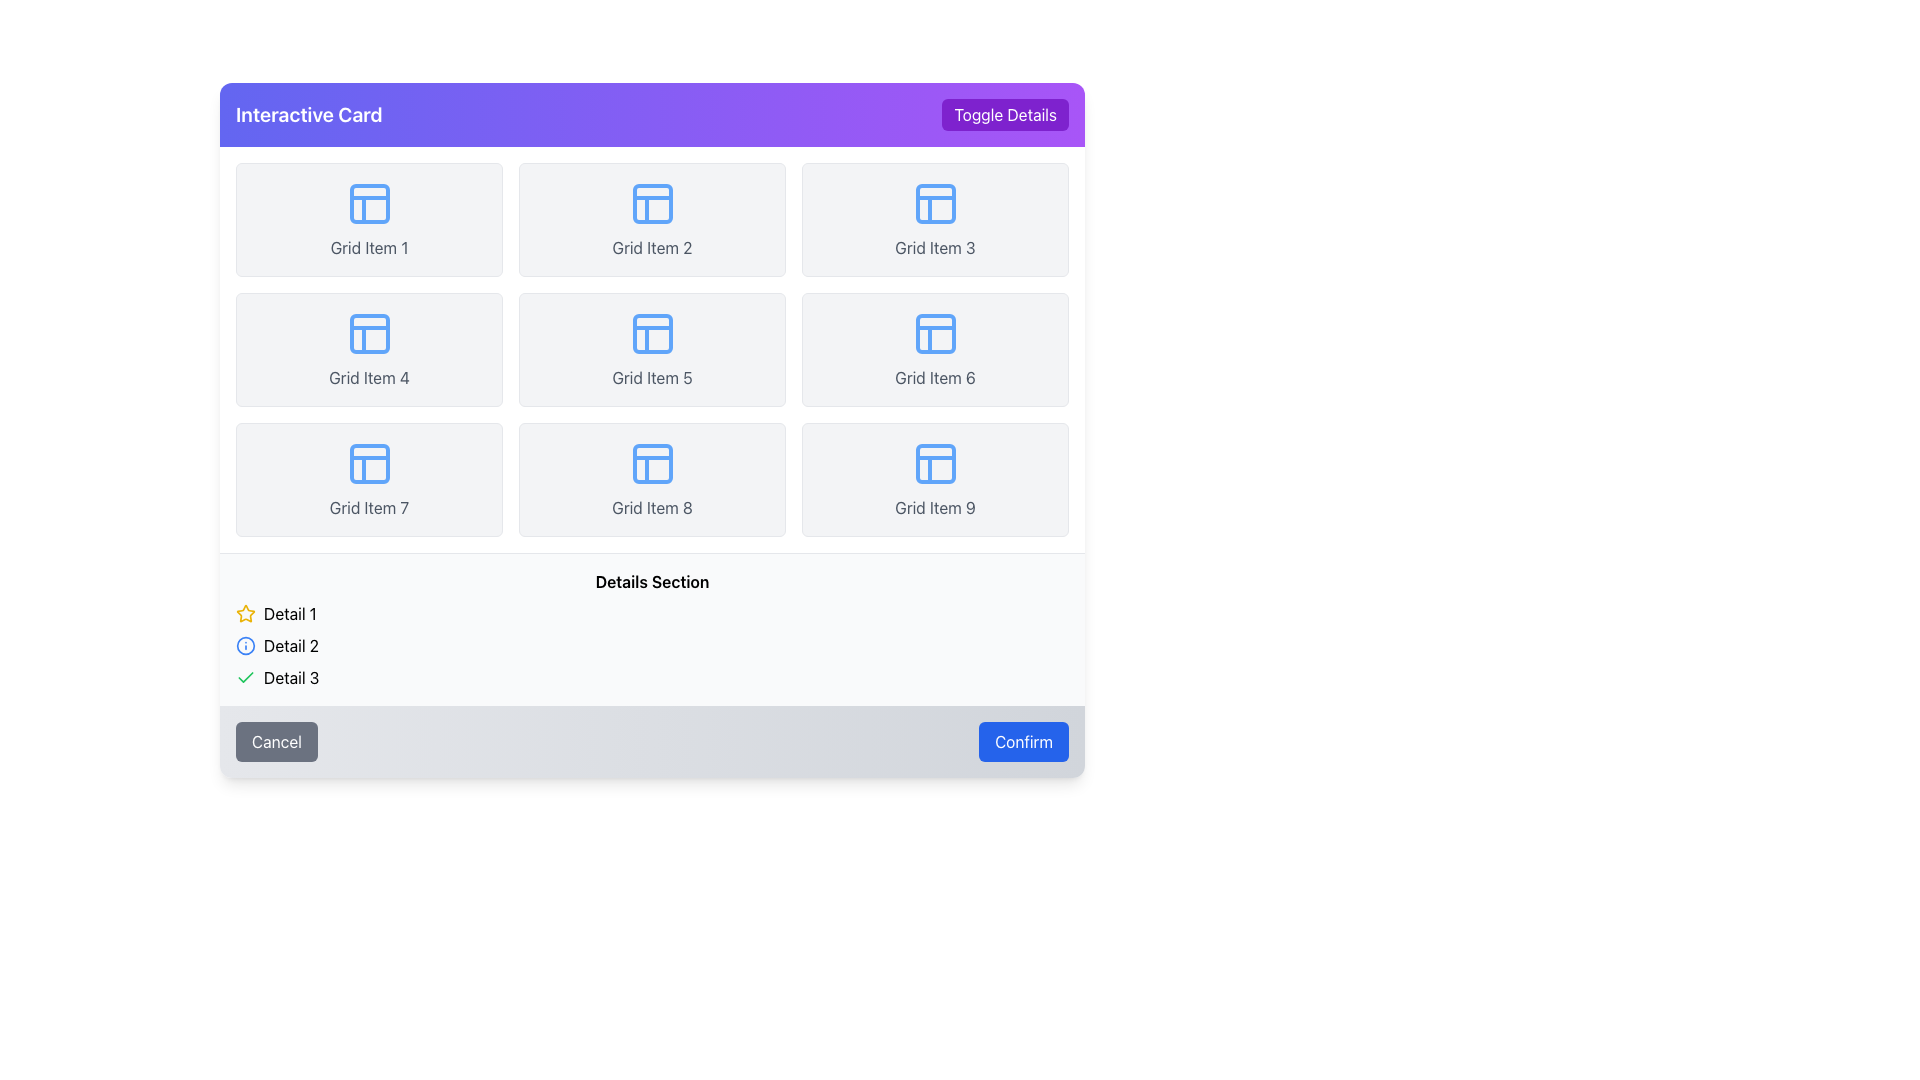 Image resolution: width=1920 pixels, height=1080 pixels. Describe the element at coordinates (934, 479) in the screenshot. I see `the interactive card located in the bottom-right corner of the 3x3 grid layout, adjacent to 'Grid Item 8' and beneath 'Grid Item 6'` at that location.